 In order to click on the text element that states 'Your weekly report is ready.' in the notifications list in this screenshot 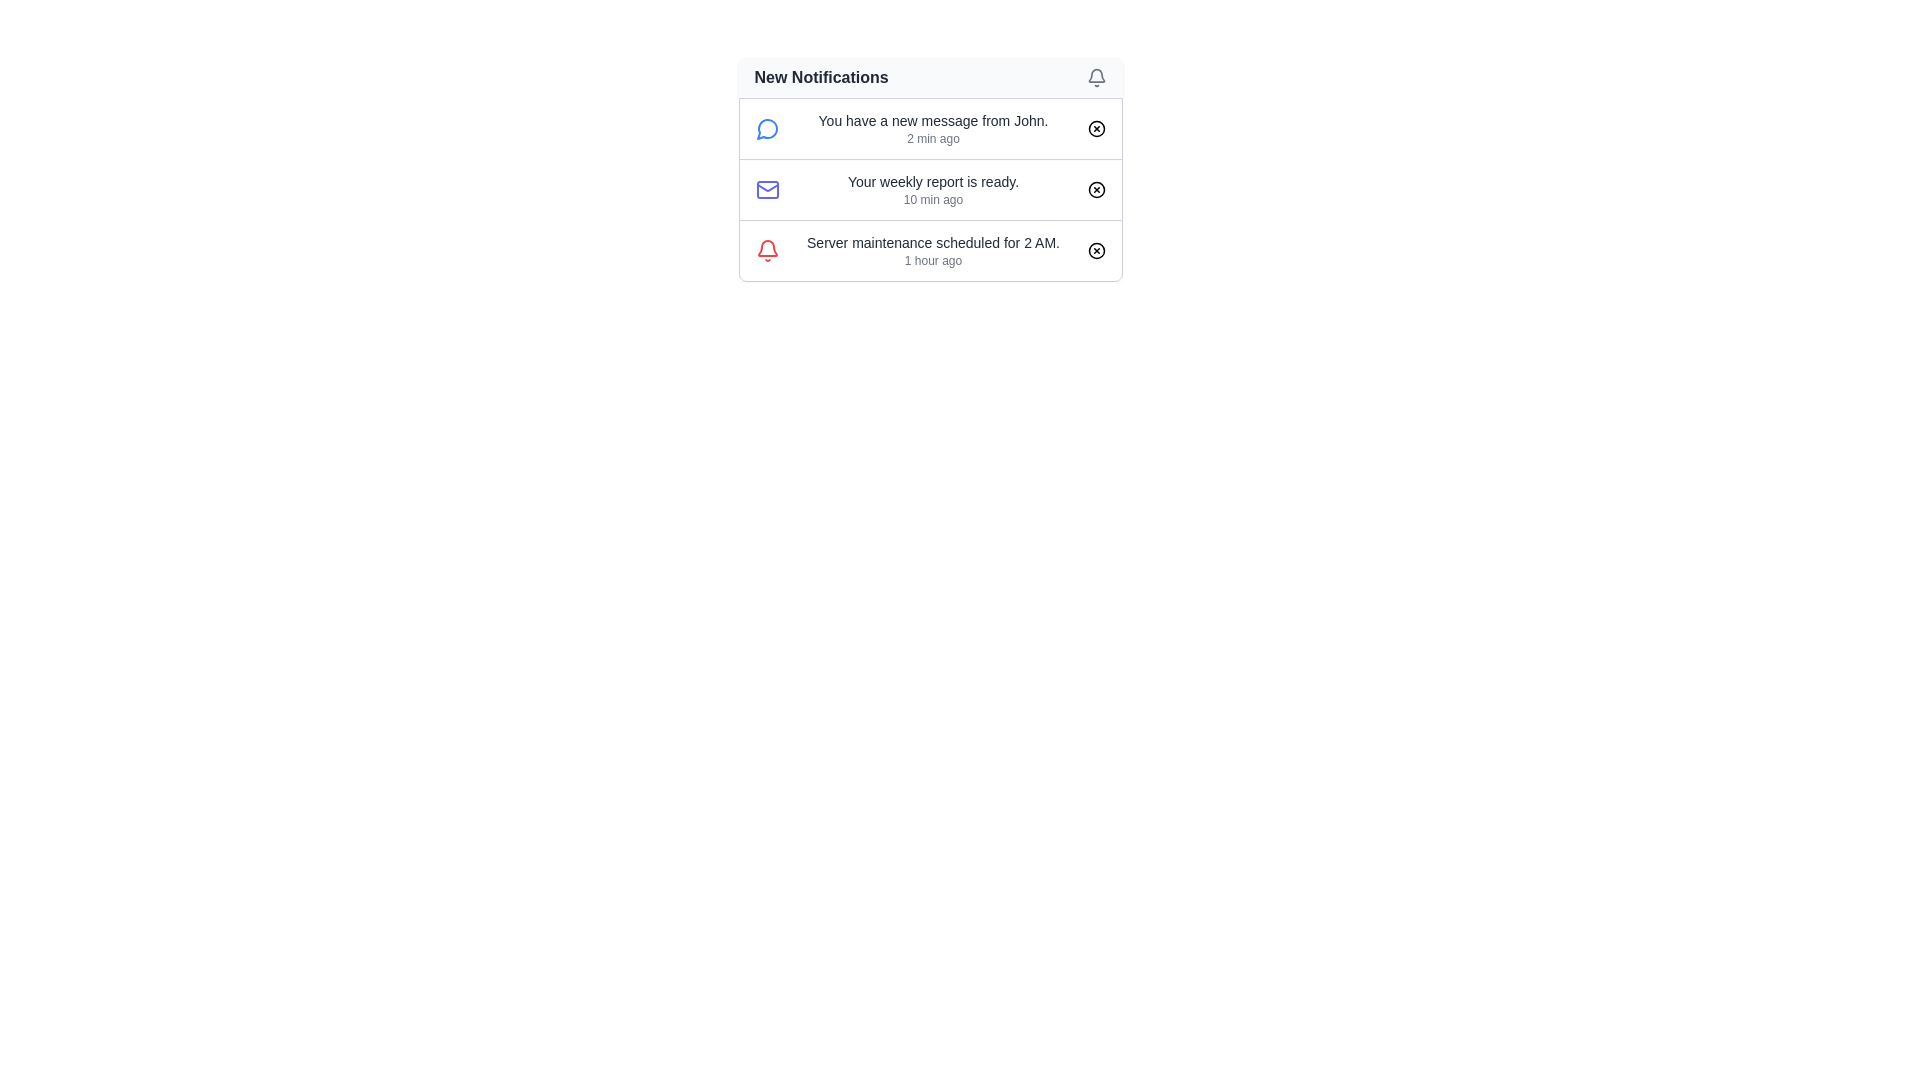, I will do `click(932, 181)`.